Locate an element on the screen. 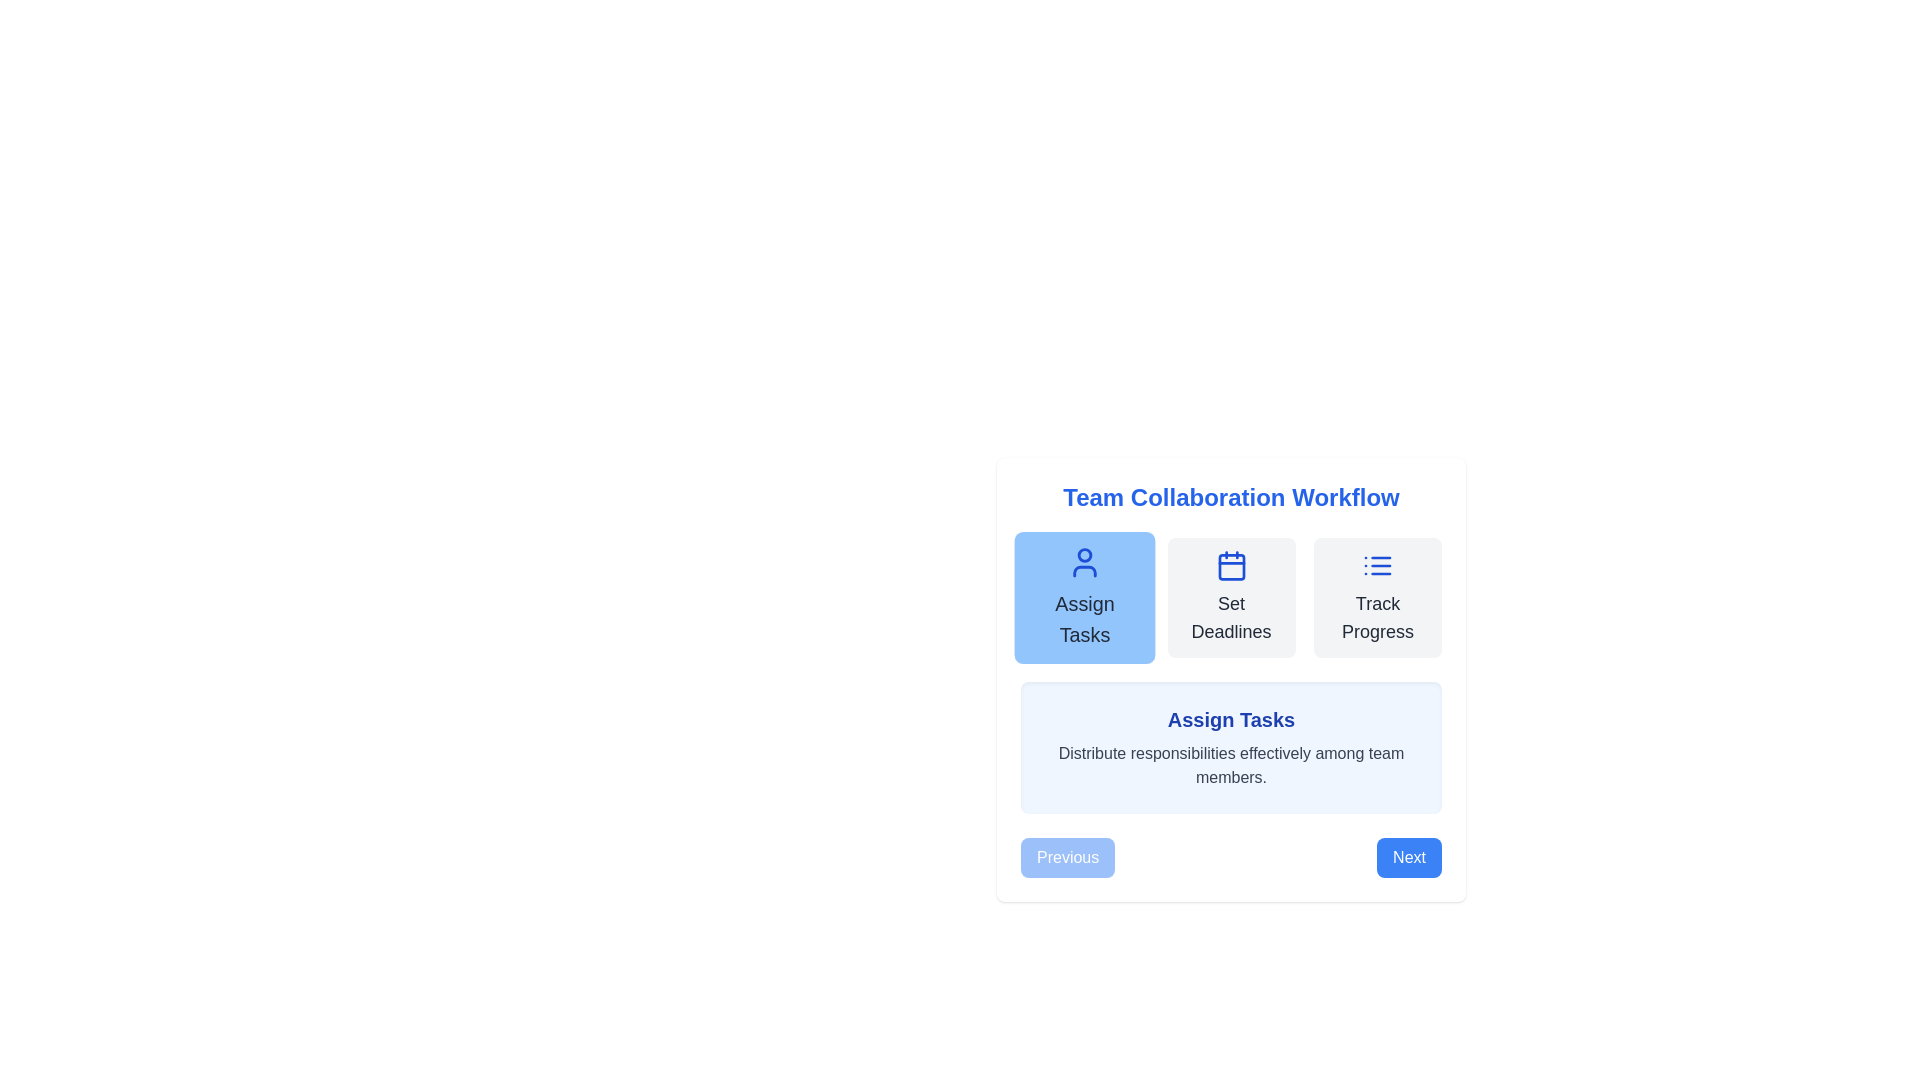 The image size is (1920, 1080). the 'Track Progress' SVG graphic icon, which is the third button in the row under 'Team Collaboration Workflow', to trigger the tooltip or highlight effect is located at coordinates (1376, 566).